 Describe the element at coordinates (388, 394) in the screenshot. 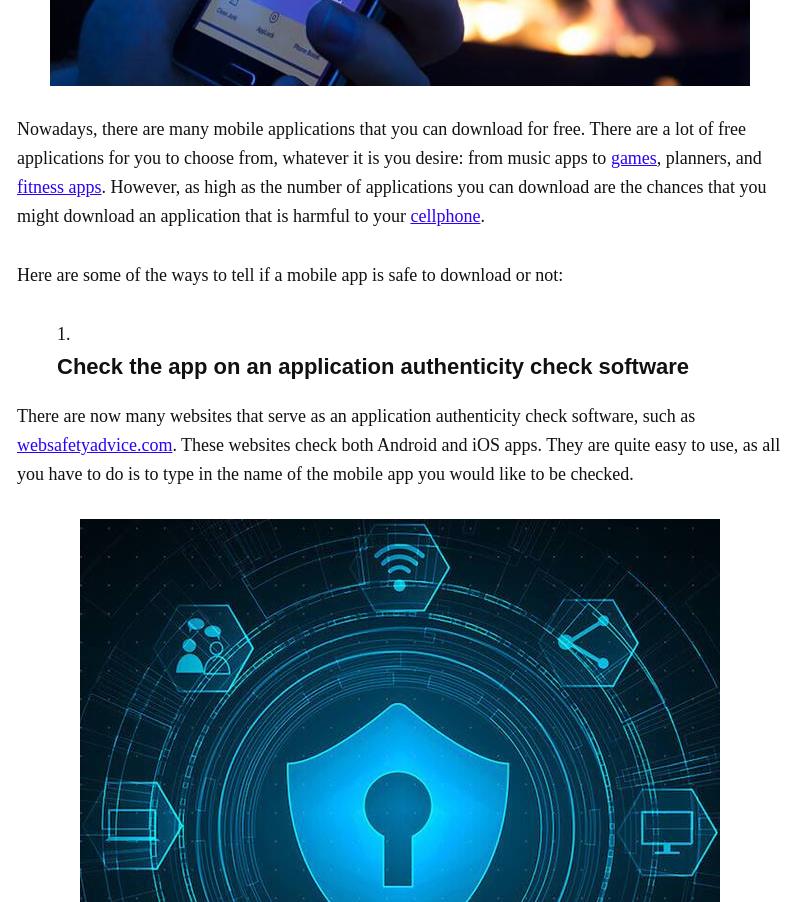

I see `'149 apps in November 2018 were found dangerous'` at that location.